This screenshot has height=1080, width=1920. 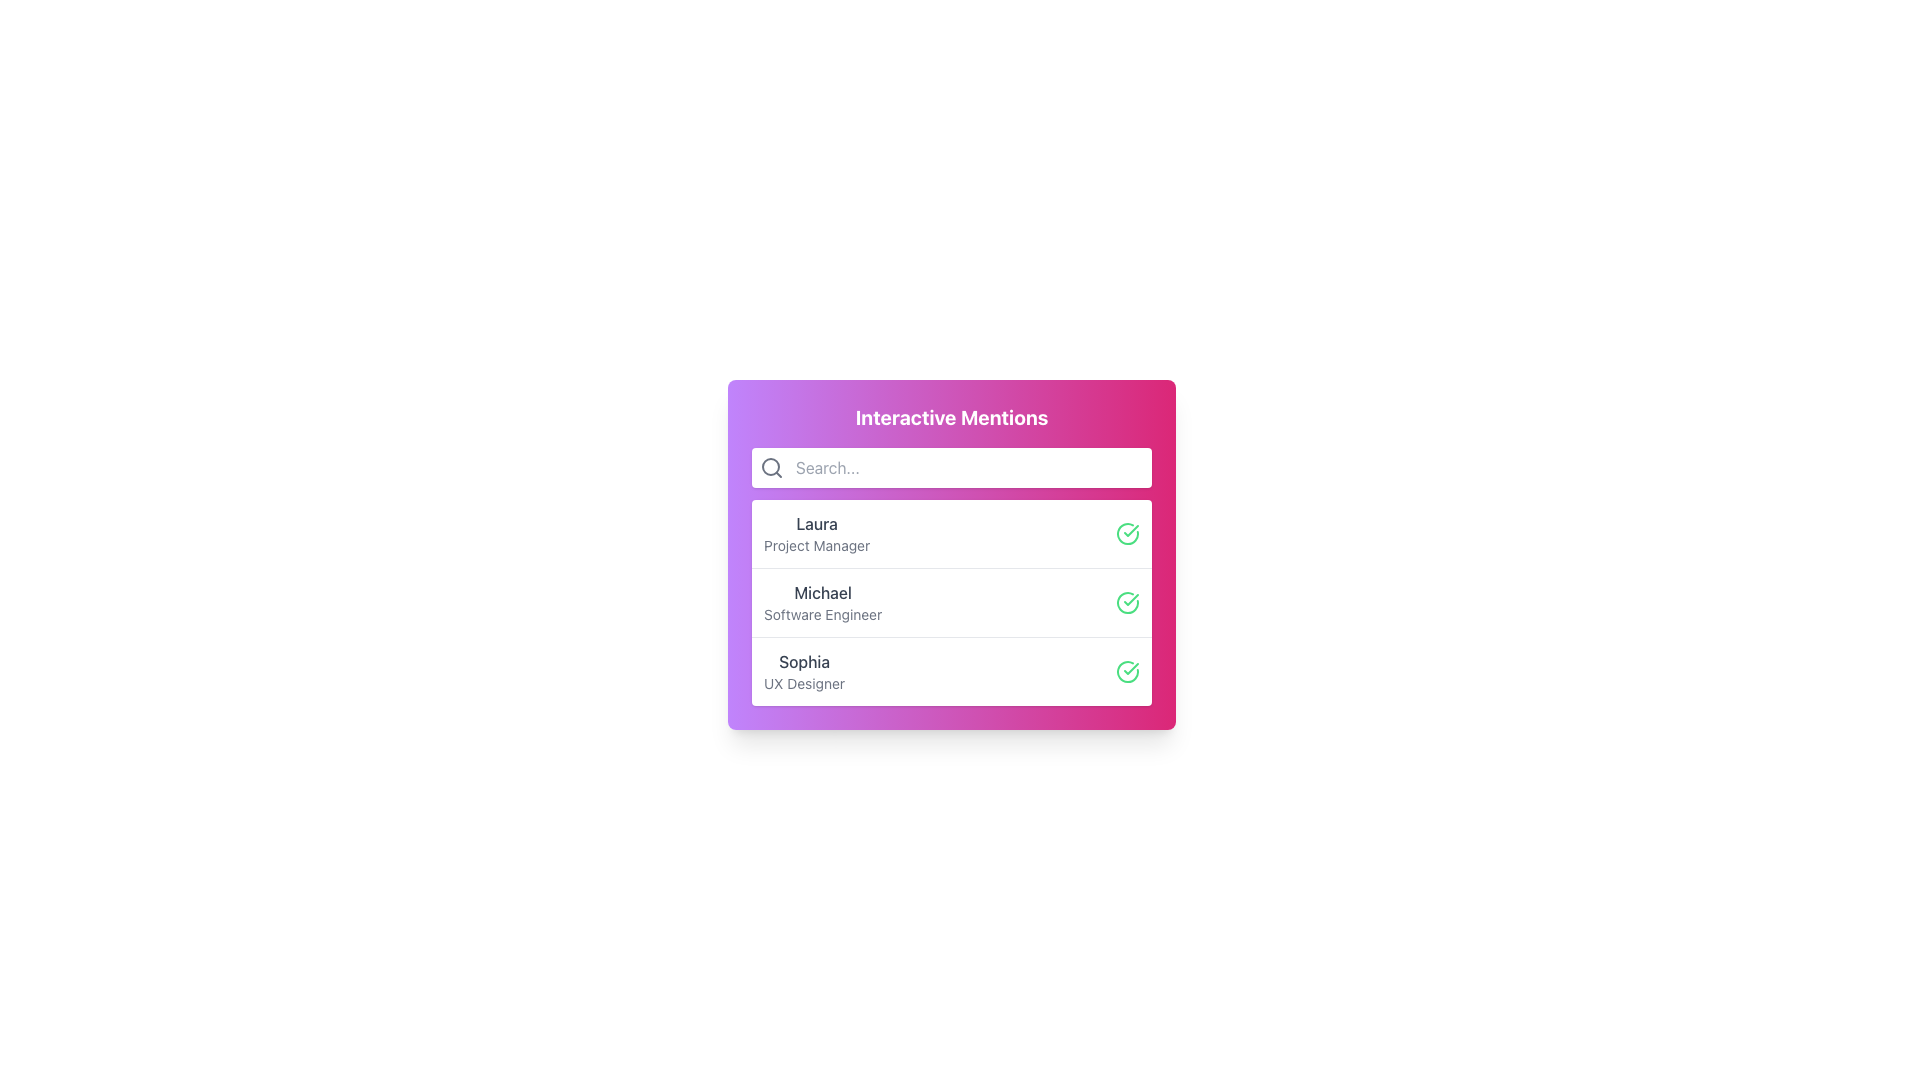 What do you see at coordinates (1131, 530) in the screenshot?
I see `the visual representation of the checkmark icon within the circular boundary, indicating approval, located in the third row under 'Sophia, UX Designer.'` at bounding box center [1131, 530].